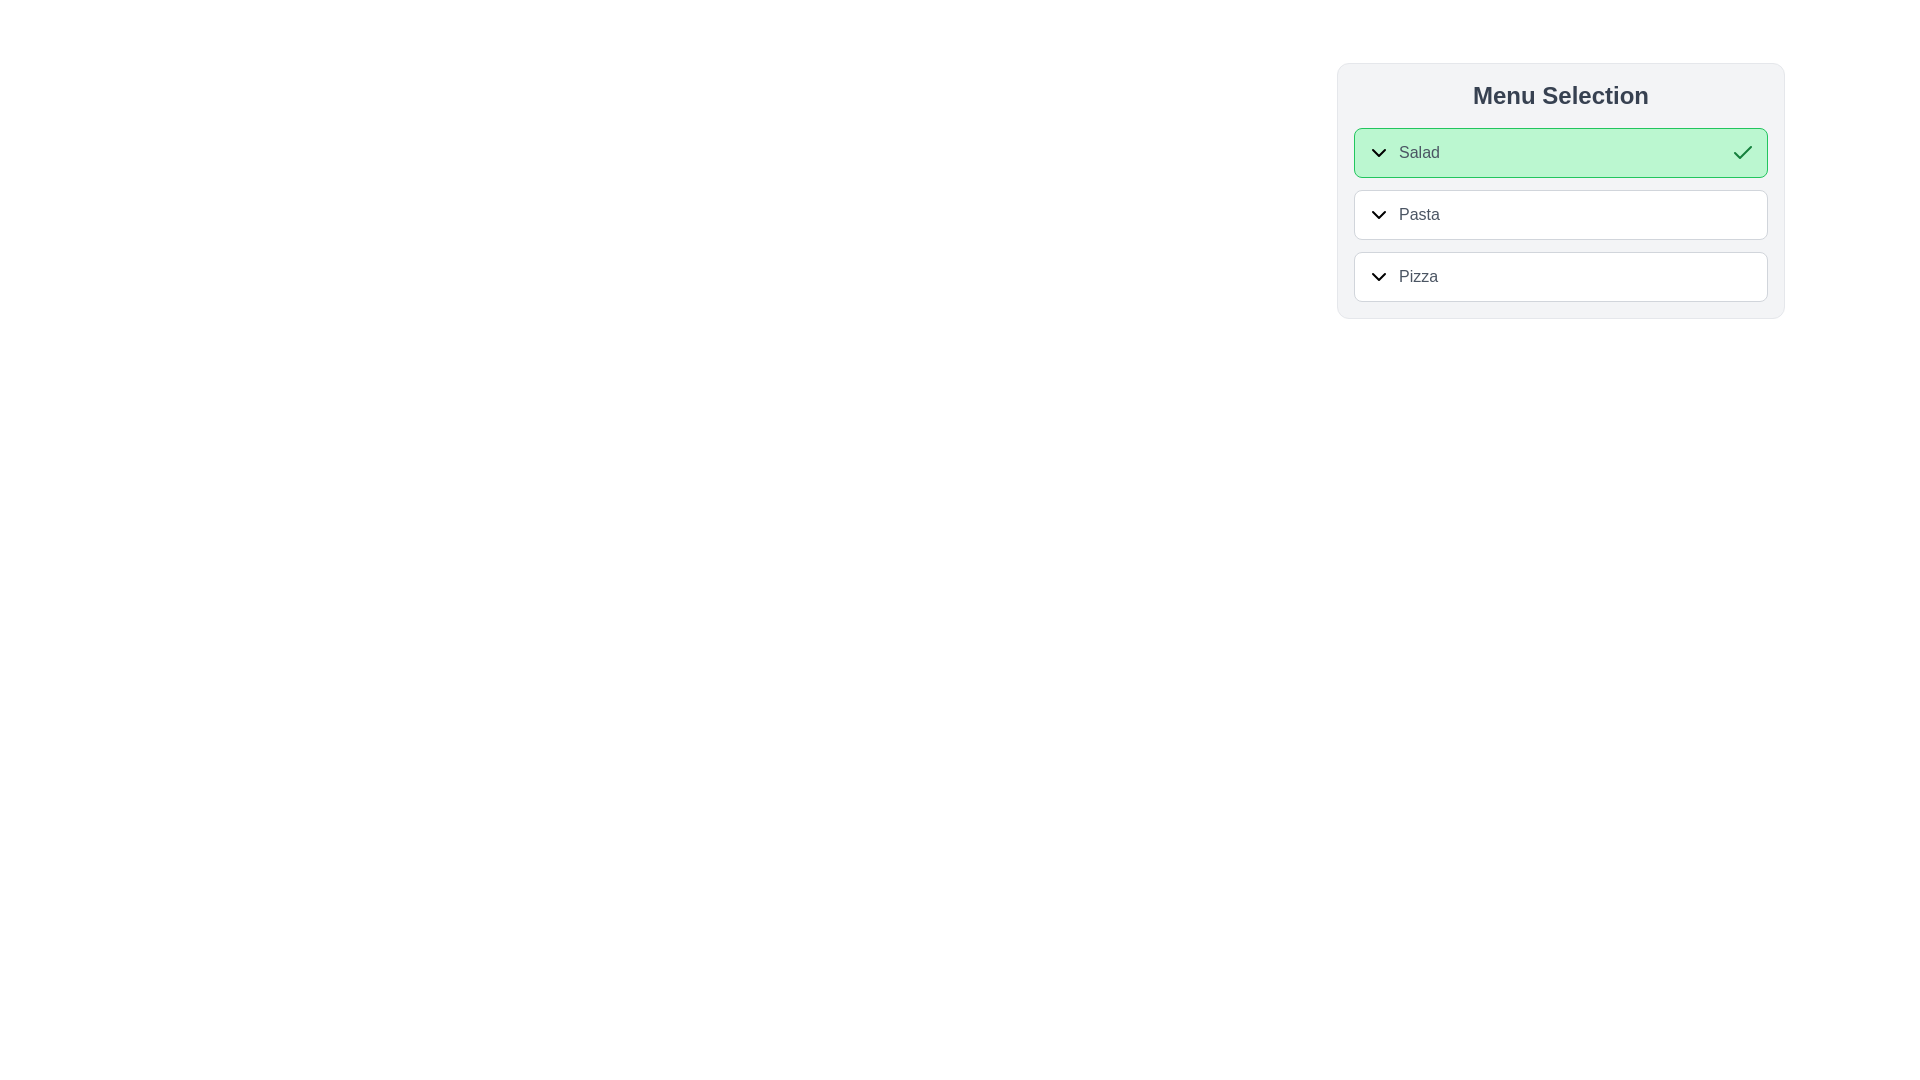 This screenshot has height=1080, width=1920. I want to click on the text of the 'Pasta' label in the selectable list, which is positioned between 'Salad' and 'Pizza', so click(1418, 215).